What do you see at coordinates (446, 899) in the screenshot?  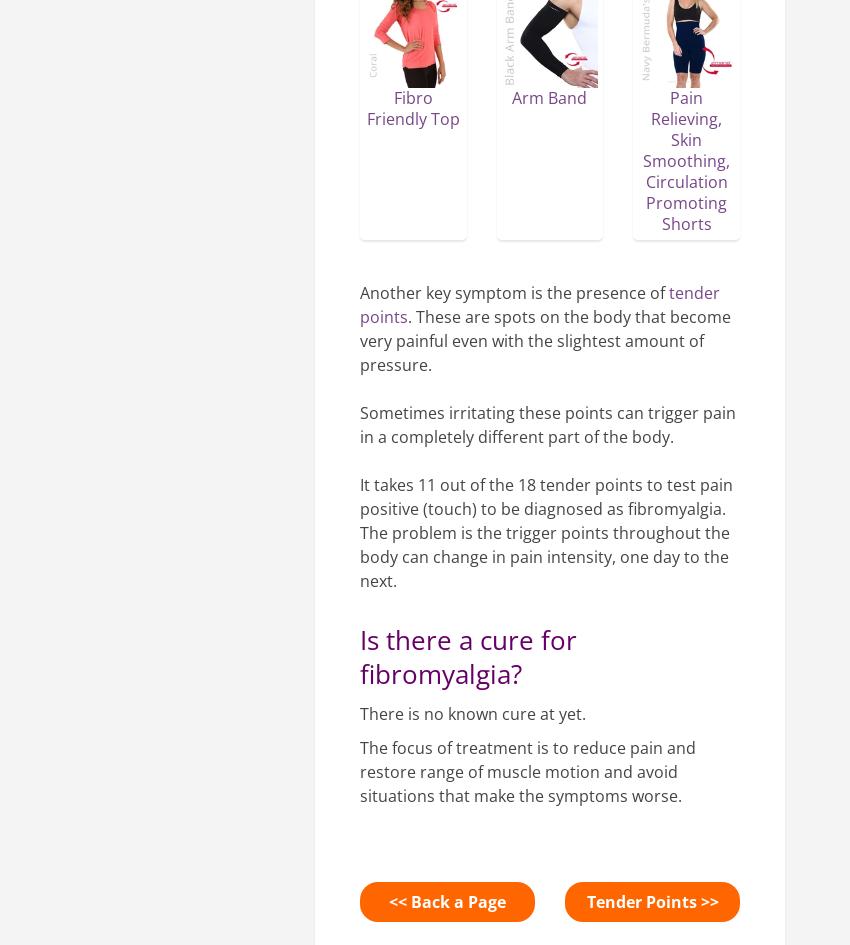 I see `'<< Back a Page'` at bounding box center [446, 899].